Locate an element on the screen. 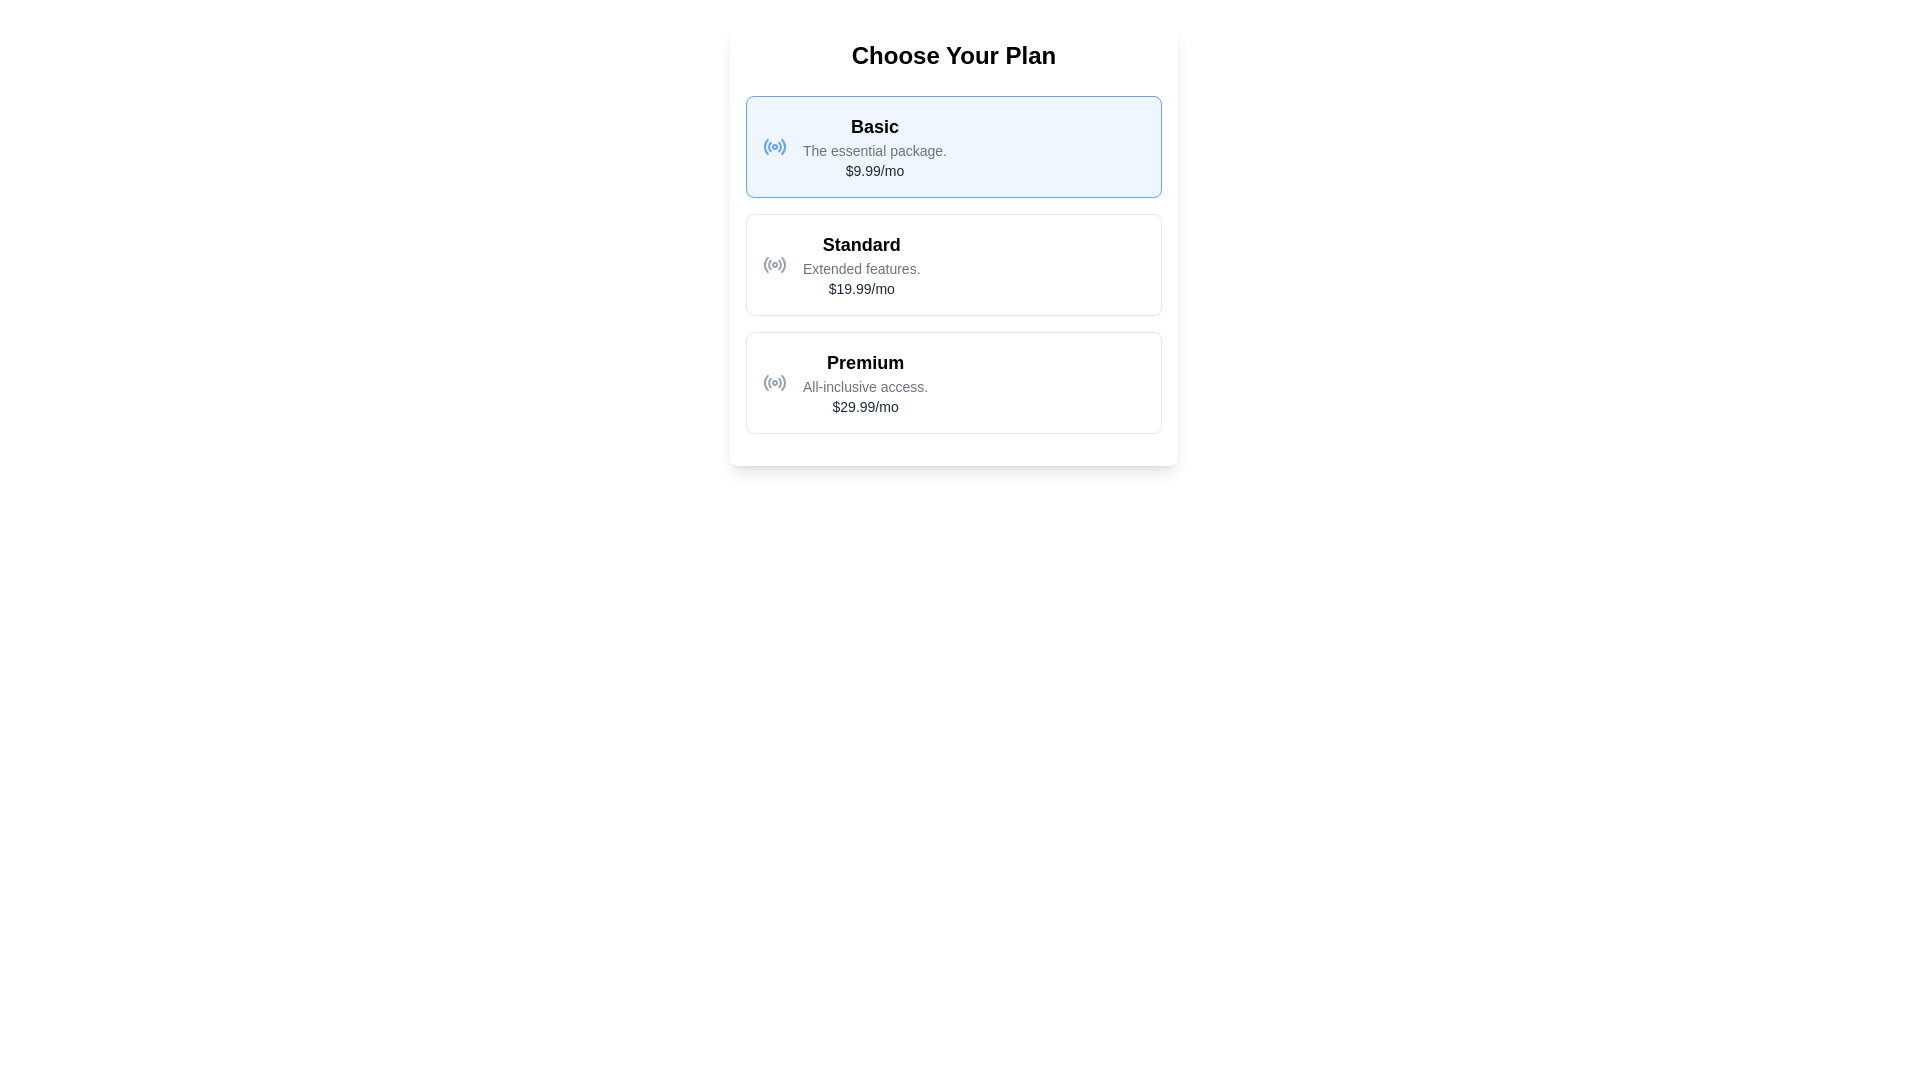 The image size is (1920, 1080). the Selectable Option Box labeled 'Premium' is located at coordinates (953, 382).